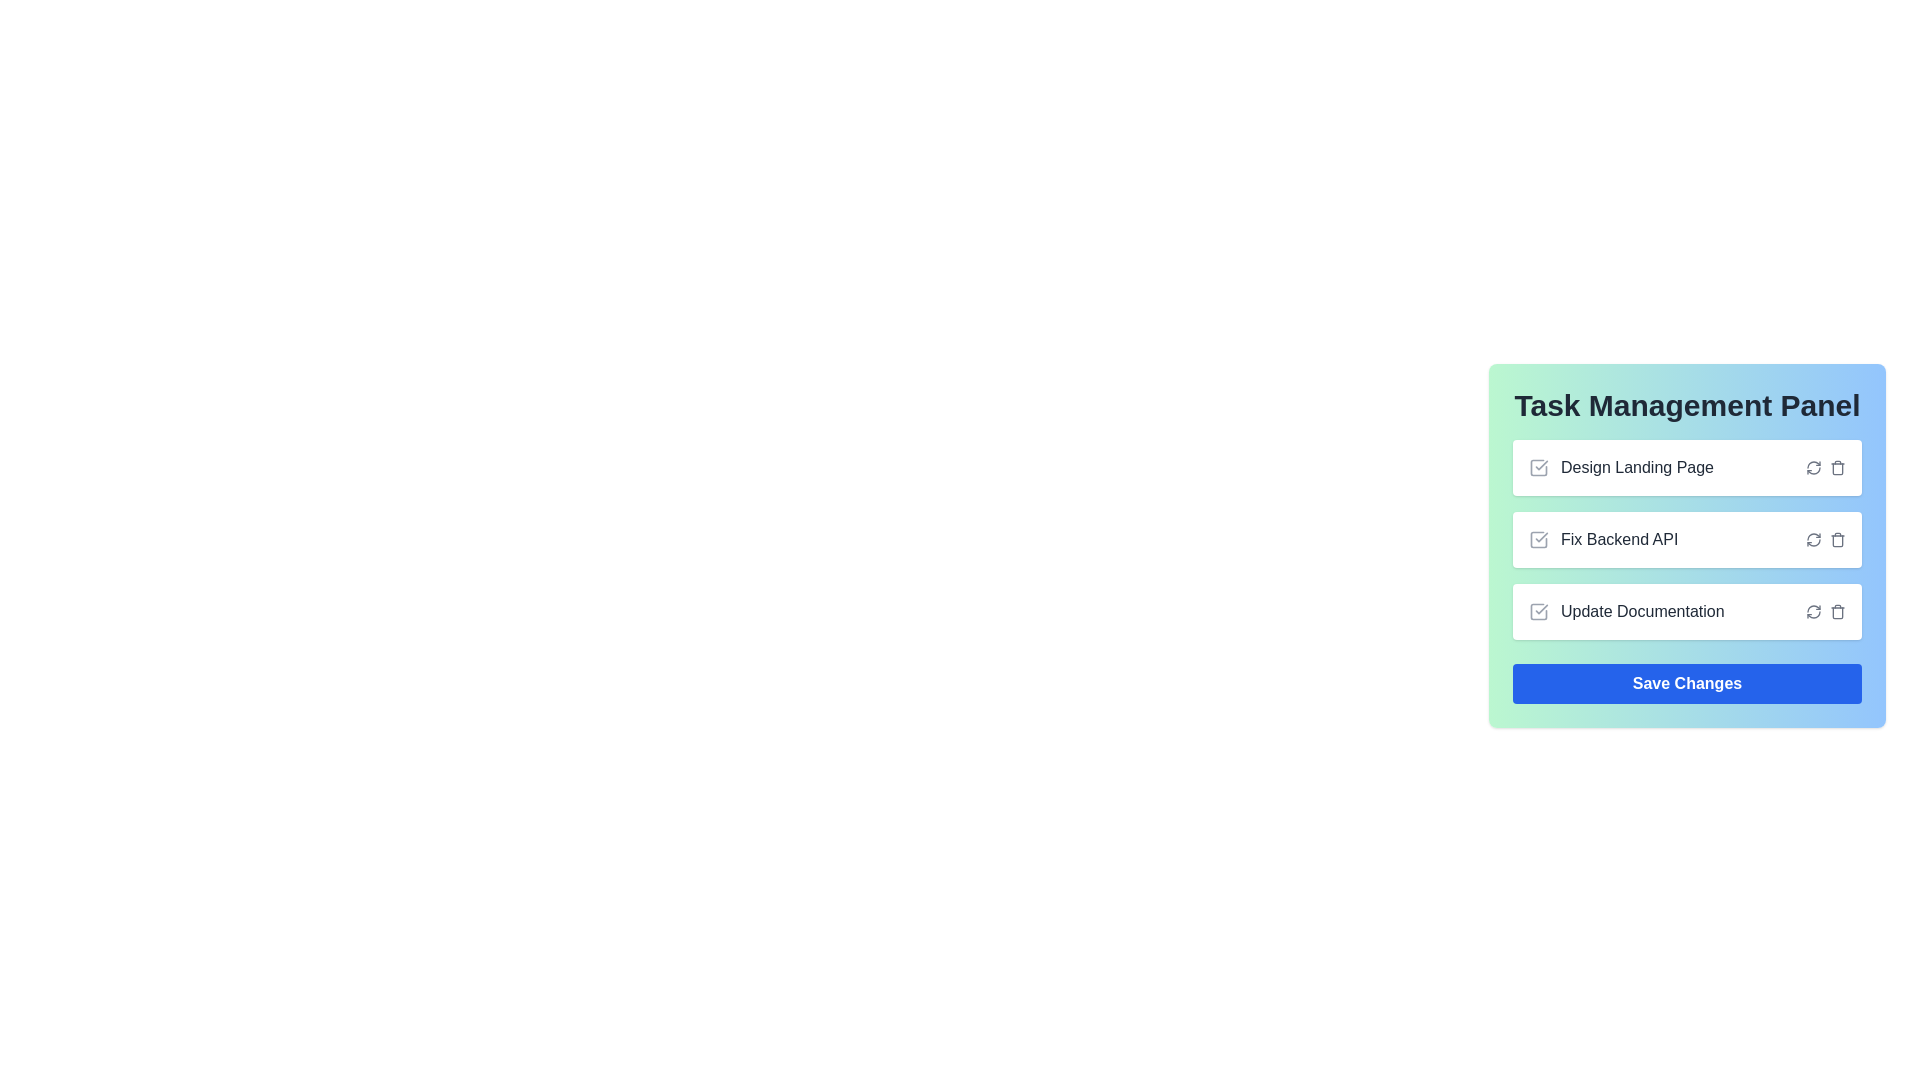 The image size is (1920, 1080). Describe the element at coordinates (1538, 540) in the screenshot. I see `the checkbox icon` at that location.